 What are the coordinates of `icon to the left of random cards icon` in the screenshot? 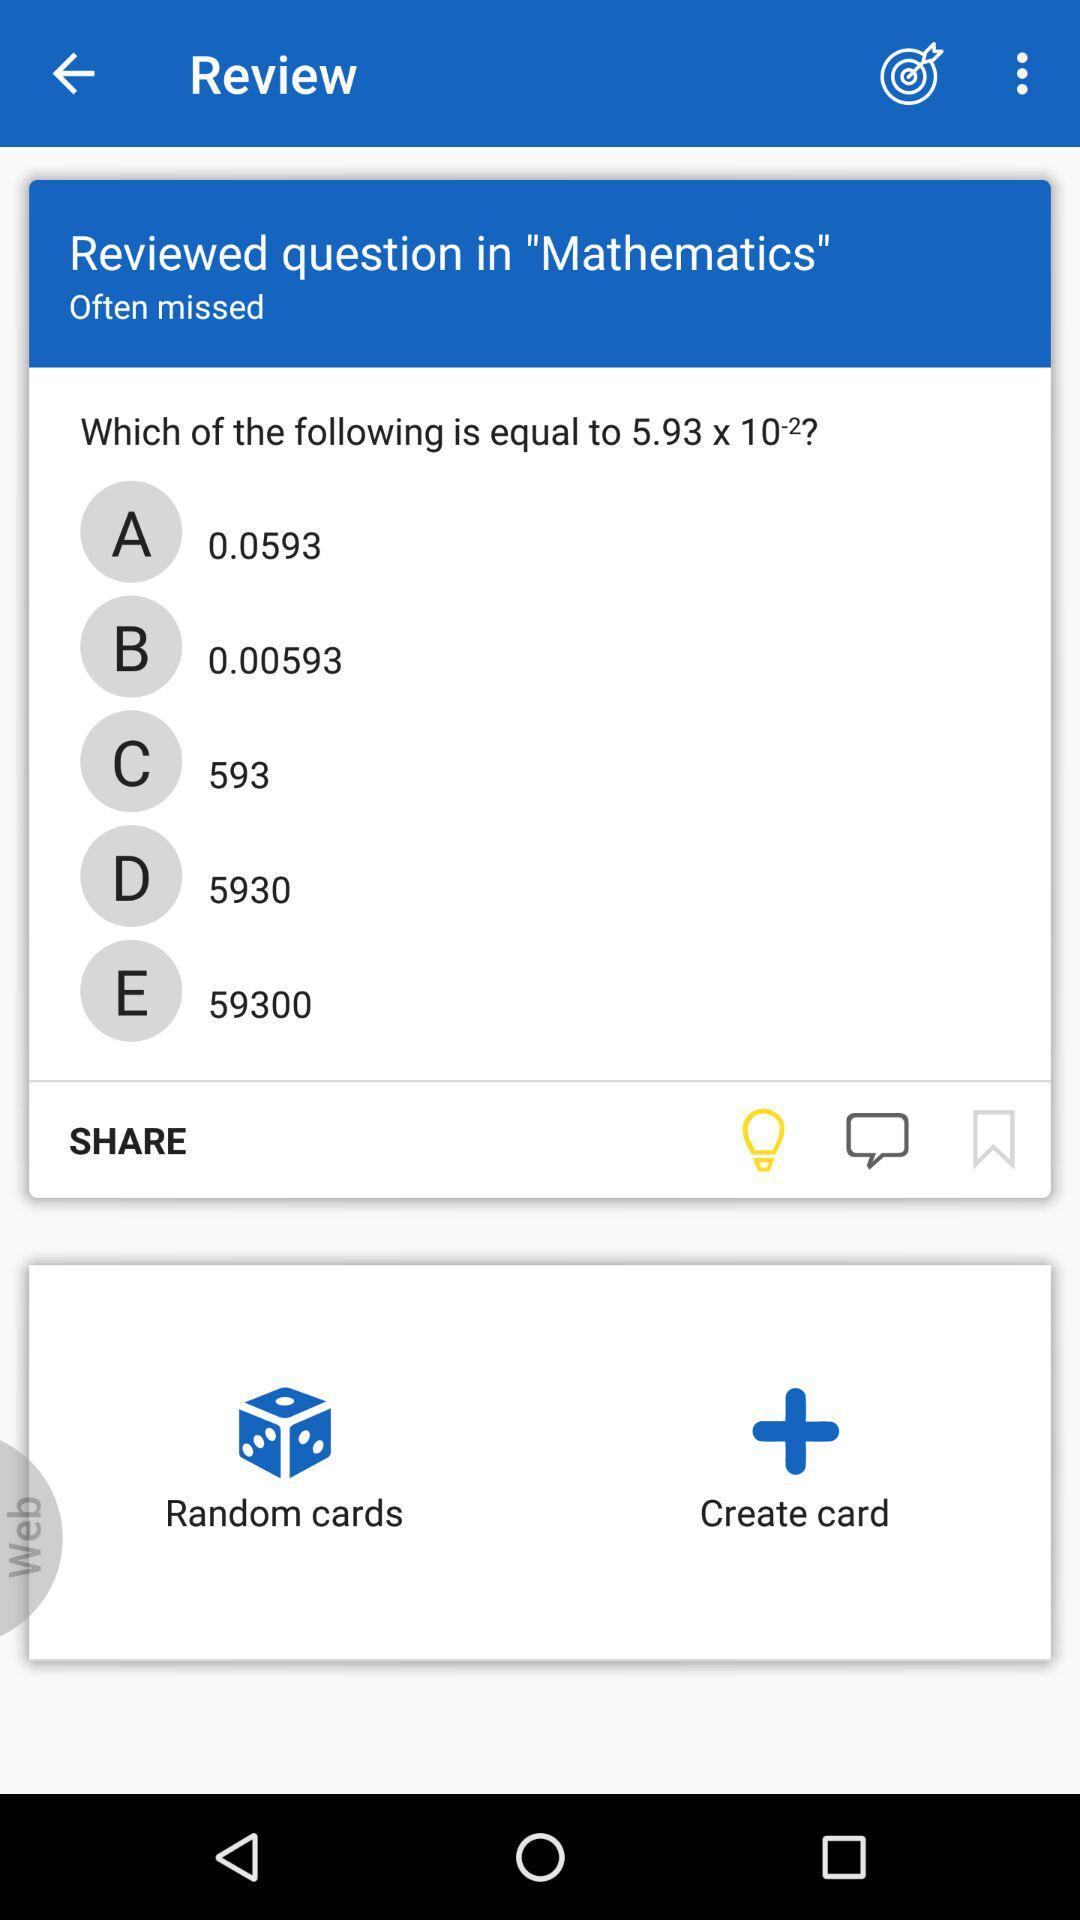 It's located at (31, 1537).